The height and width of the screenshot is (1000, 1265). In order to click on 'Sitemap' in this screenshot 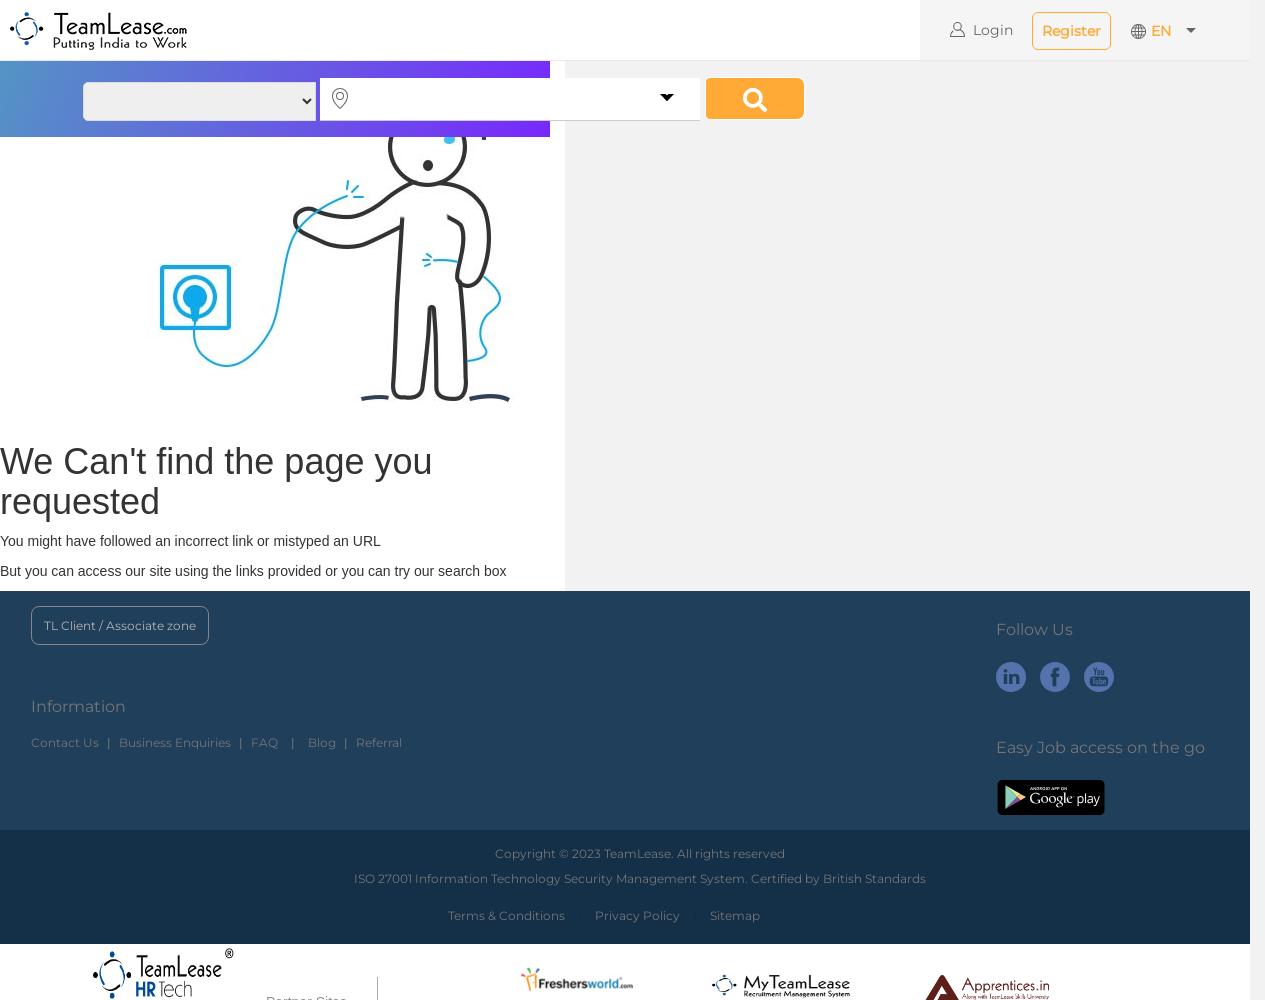, I will do `click(734, 915)`.